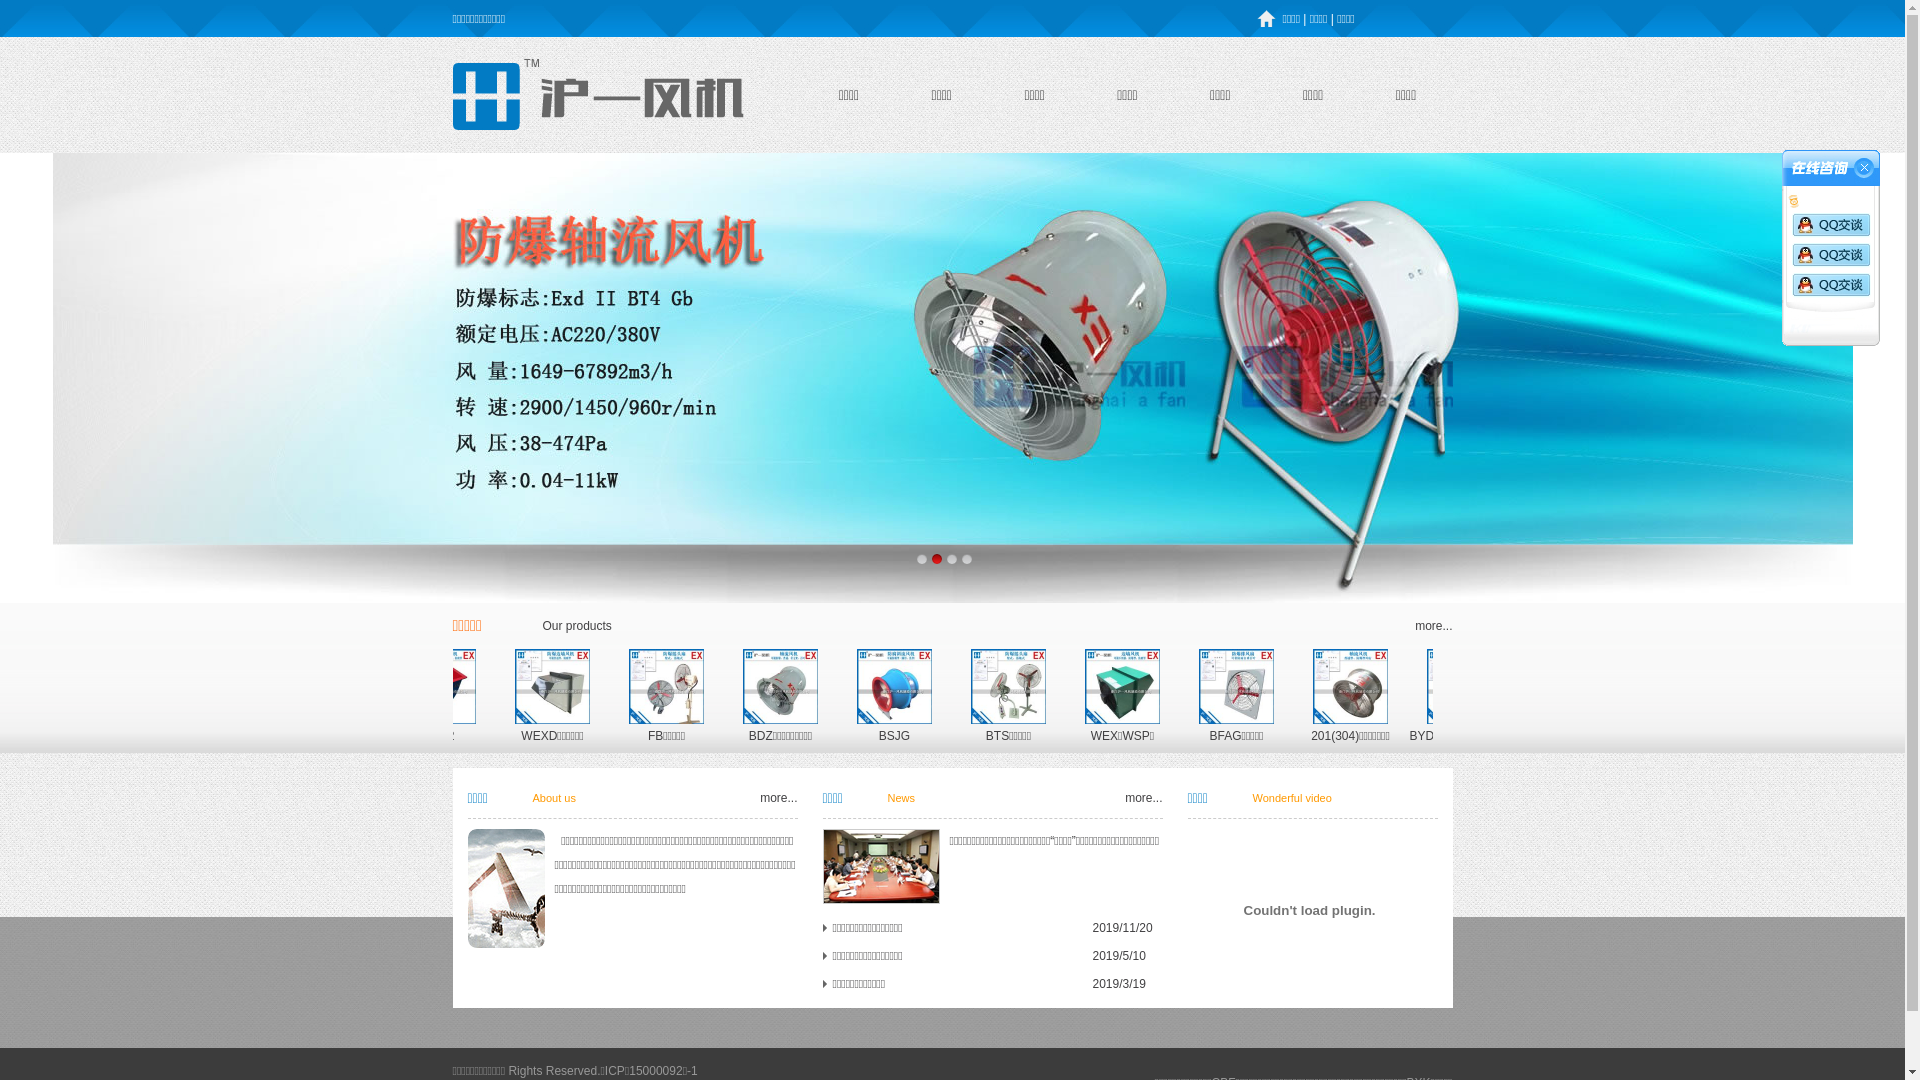 The width and height of the screenshot is (1920, 1080). What do you see at coordinates (1143, 797) in the screenshot?
I see `'more...'` at bounding box center [1143, 797].